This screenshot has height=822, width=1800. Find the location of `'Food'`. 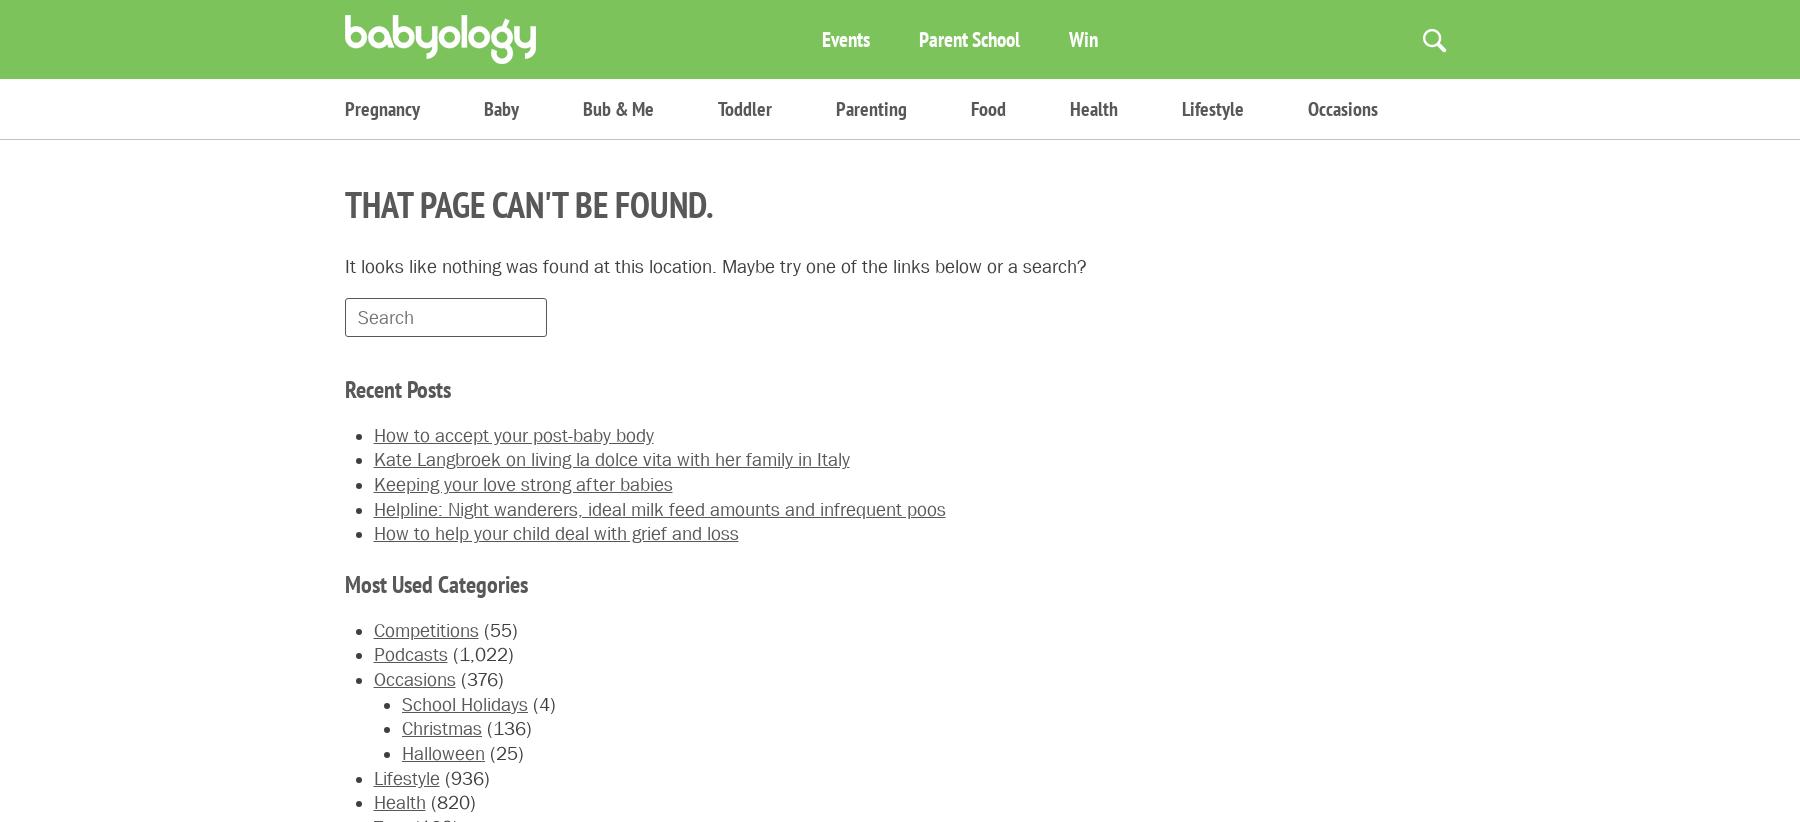

'Food' is located at coordinates (987, 107).